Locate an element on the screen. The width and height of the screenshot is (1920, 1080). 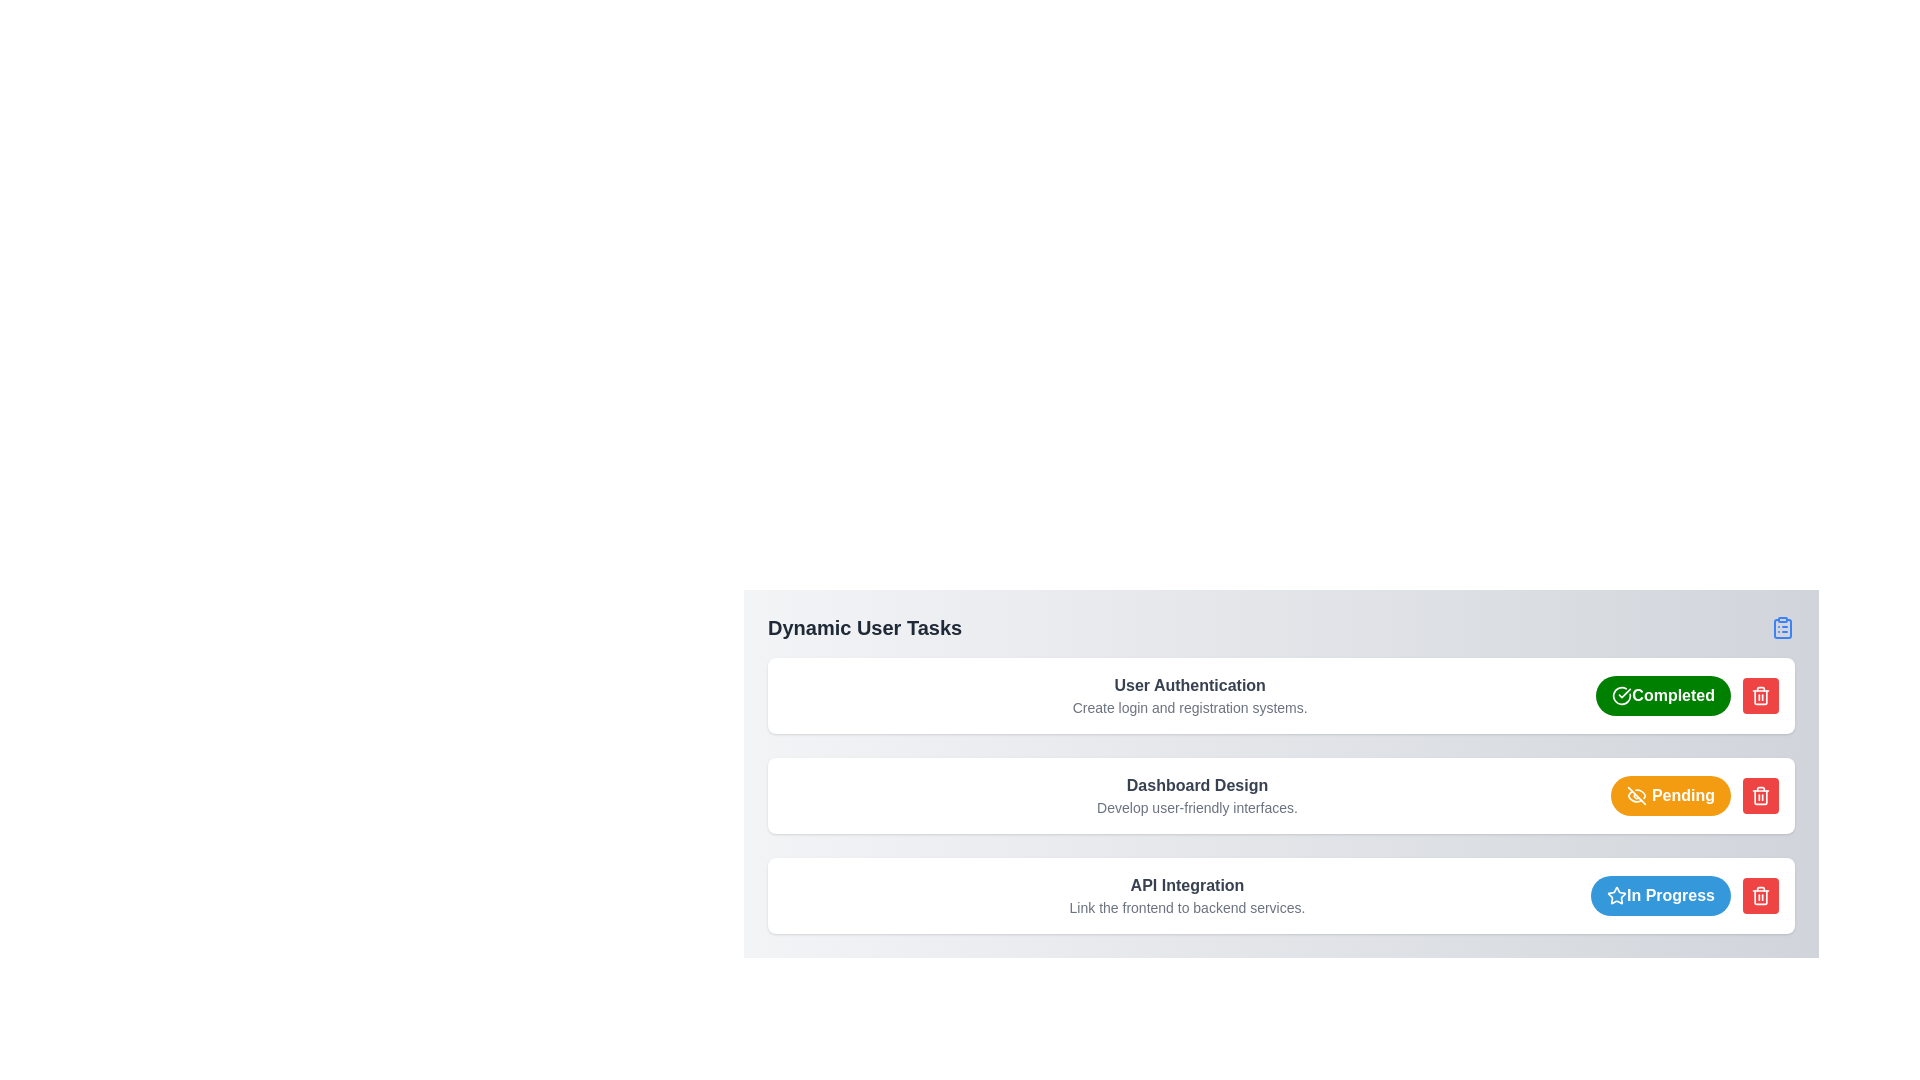
the text block titled 'Dashboard Design' which contains the description 'Develop user-friendly interfaces.' is located at coordinates (1197, 794).